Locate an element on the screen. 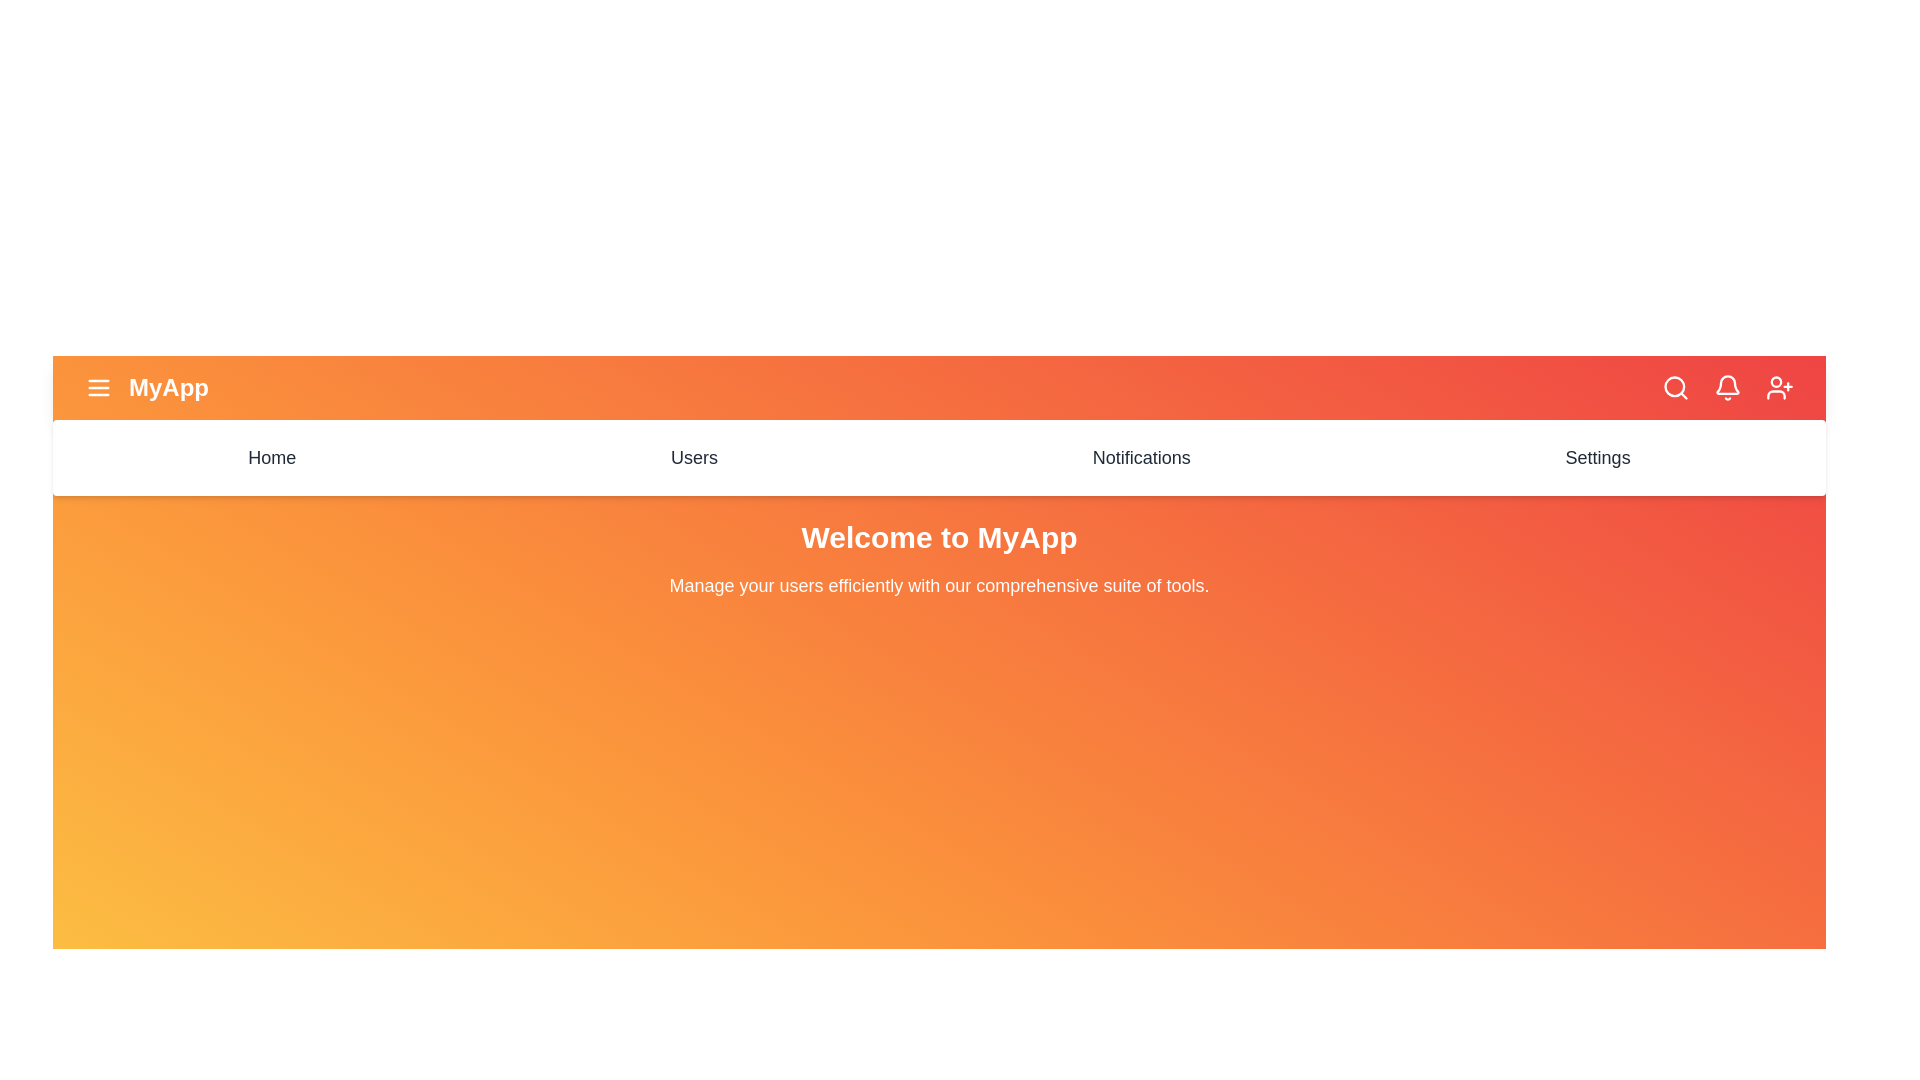  the notifications icon in the header is located at coordinates (1727, 388).